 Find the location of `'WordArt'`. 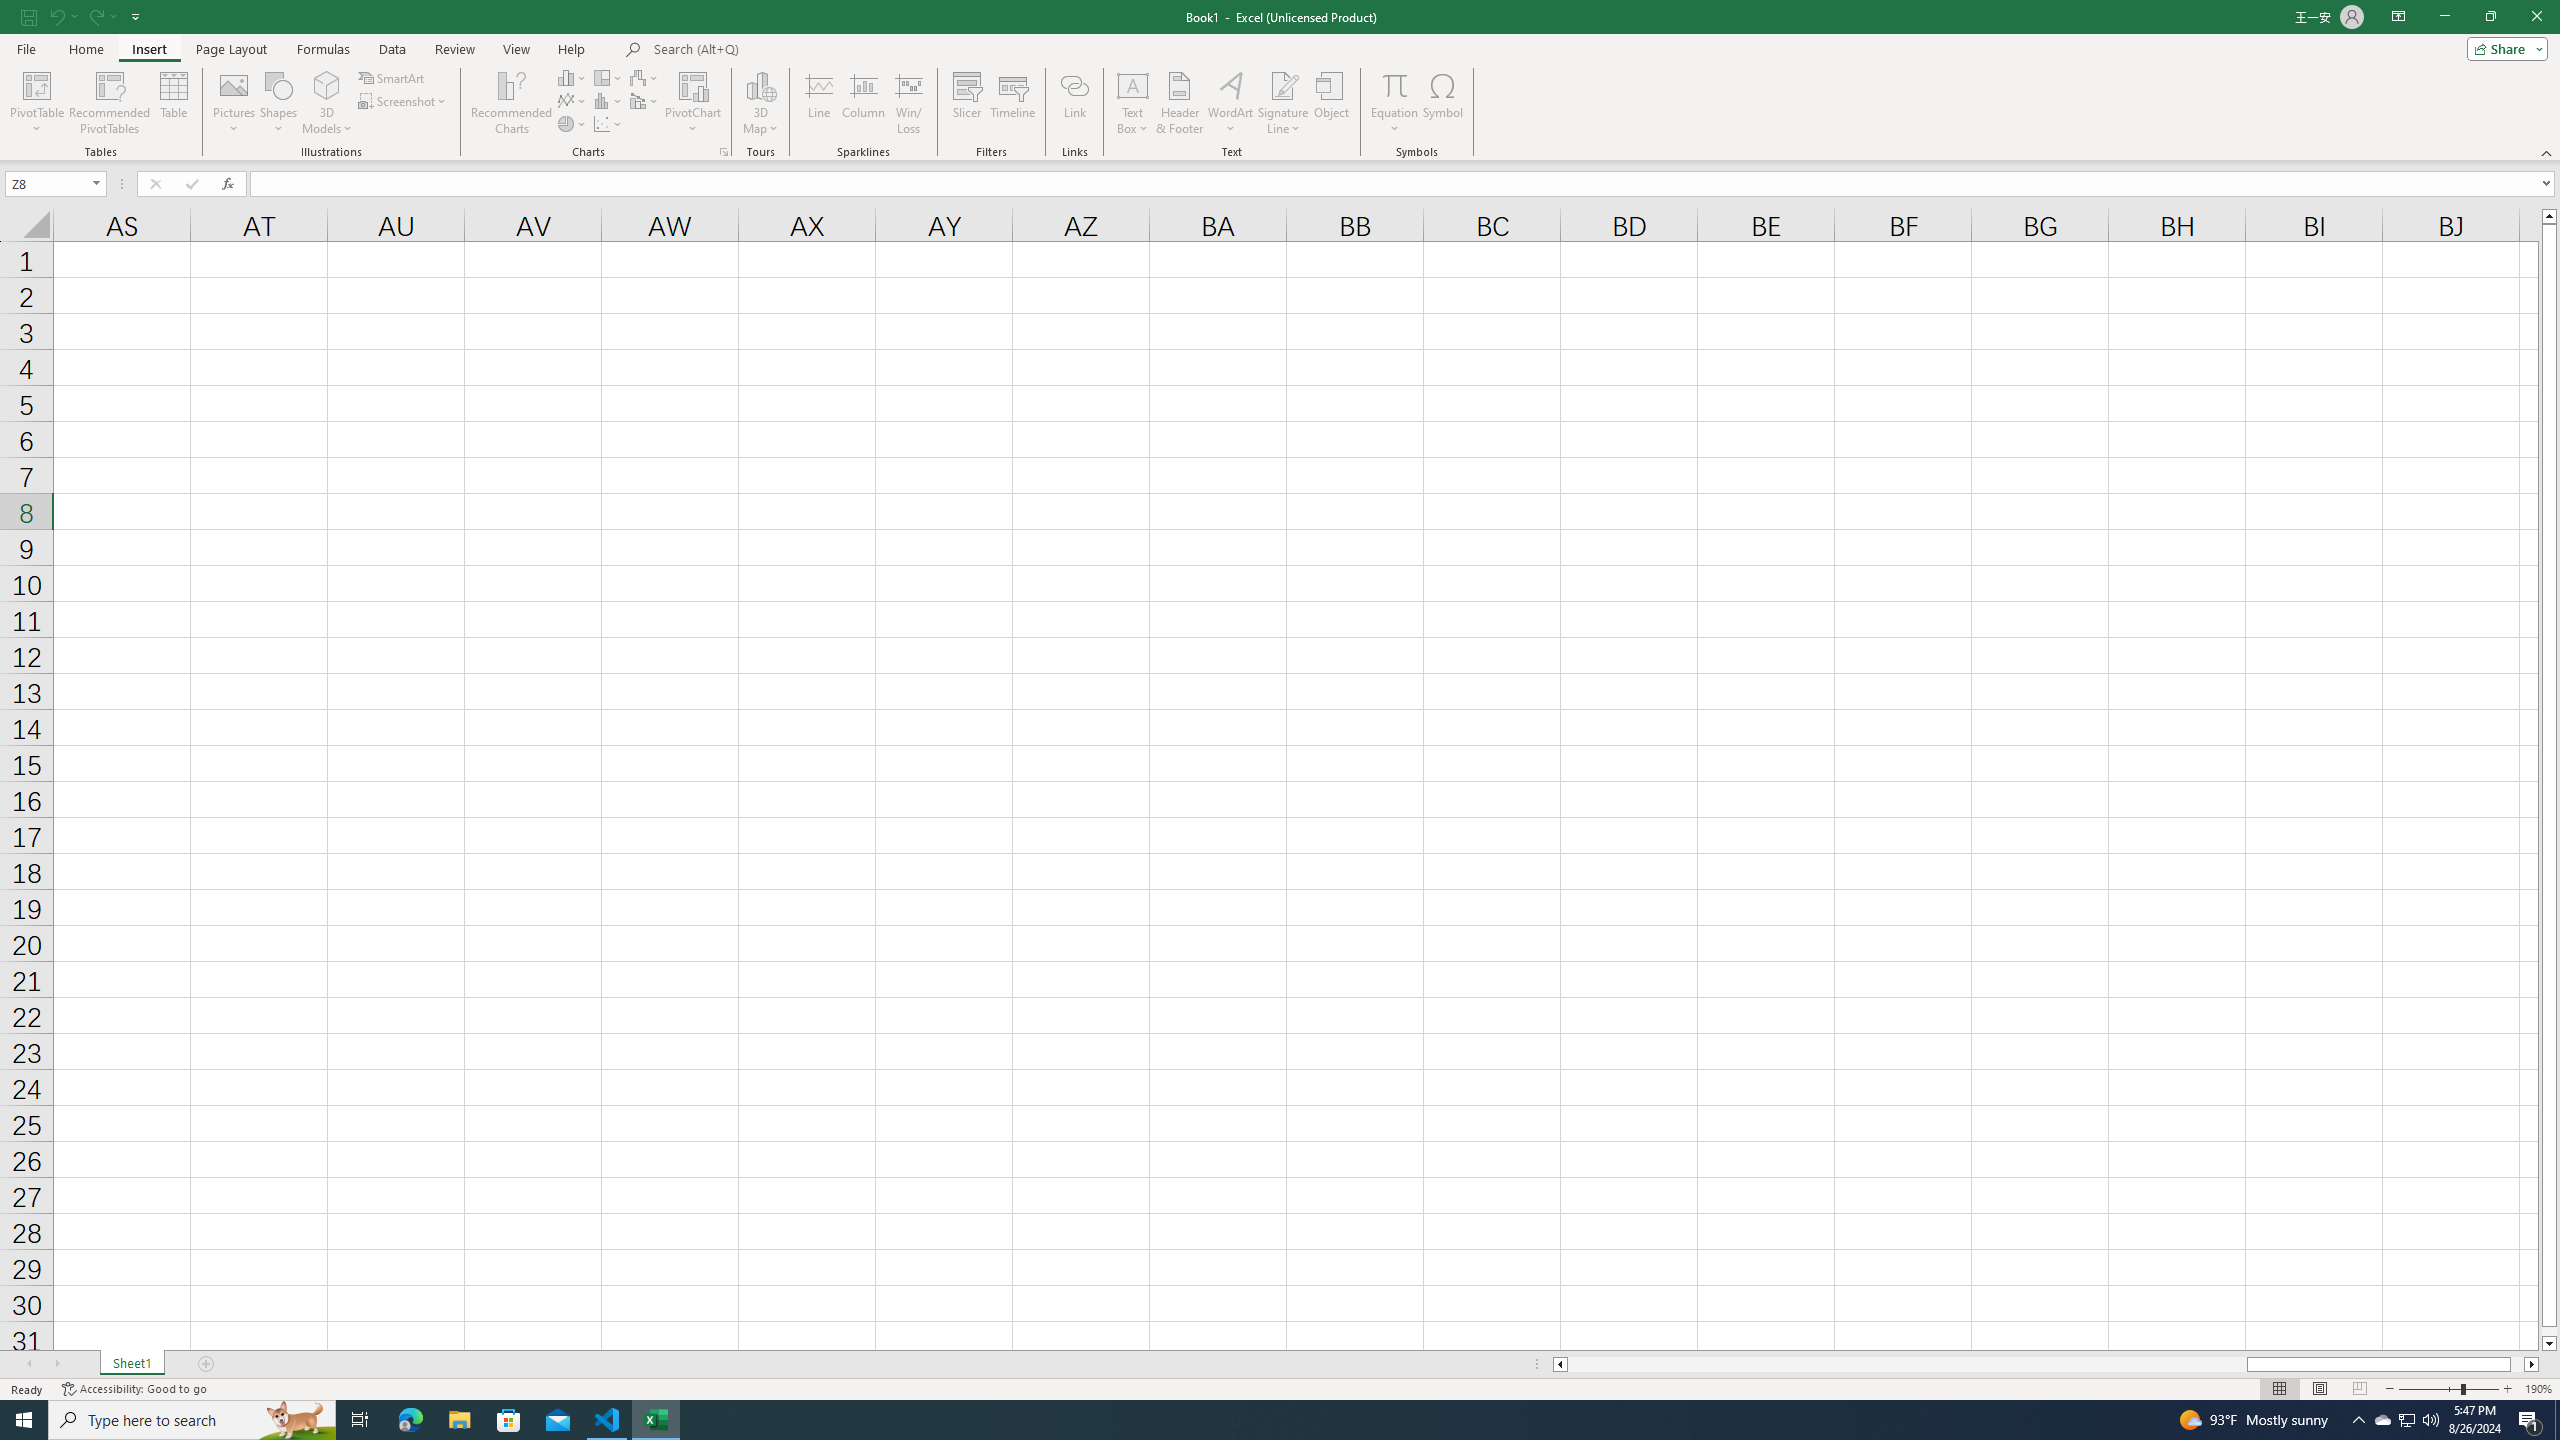

'WordArt' is located at coordinates (1231, 103).